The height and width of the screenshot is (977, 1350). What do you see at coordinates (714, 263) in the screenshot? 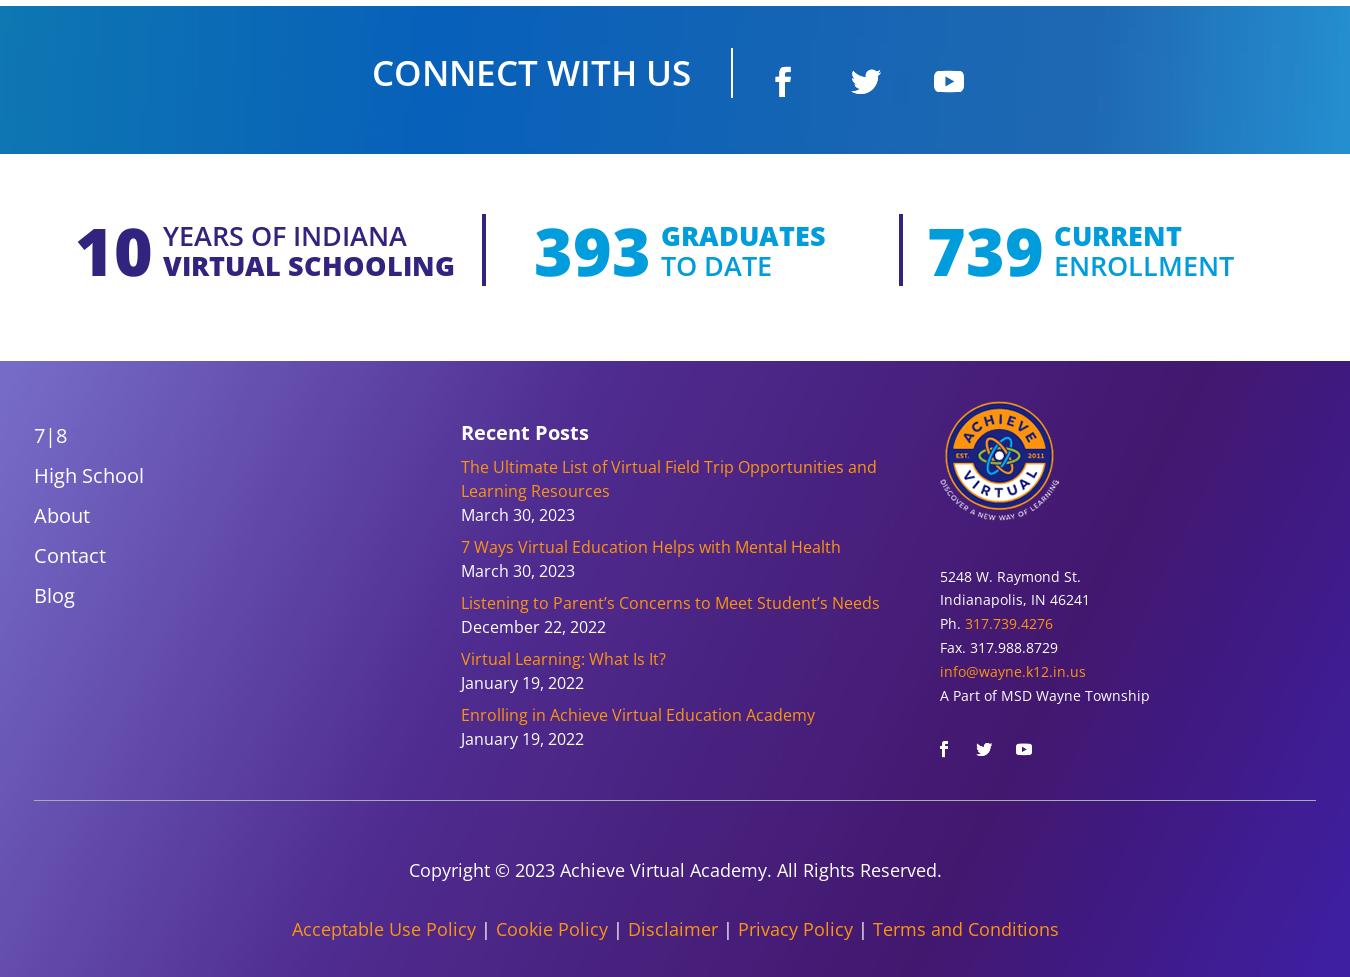
I see `'to date'` at bounding box center [714, 263].